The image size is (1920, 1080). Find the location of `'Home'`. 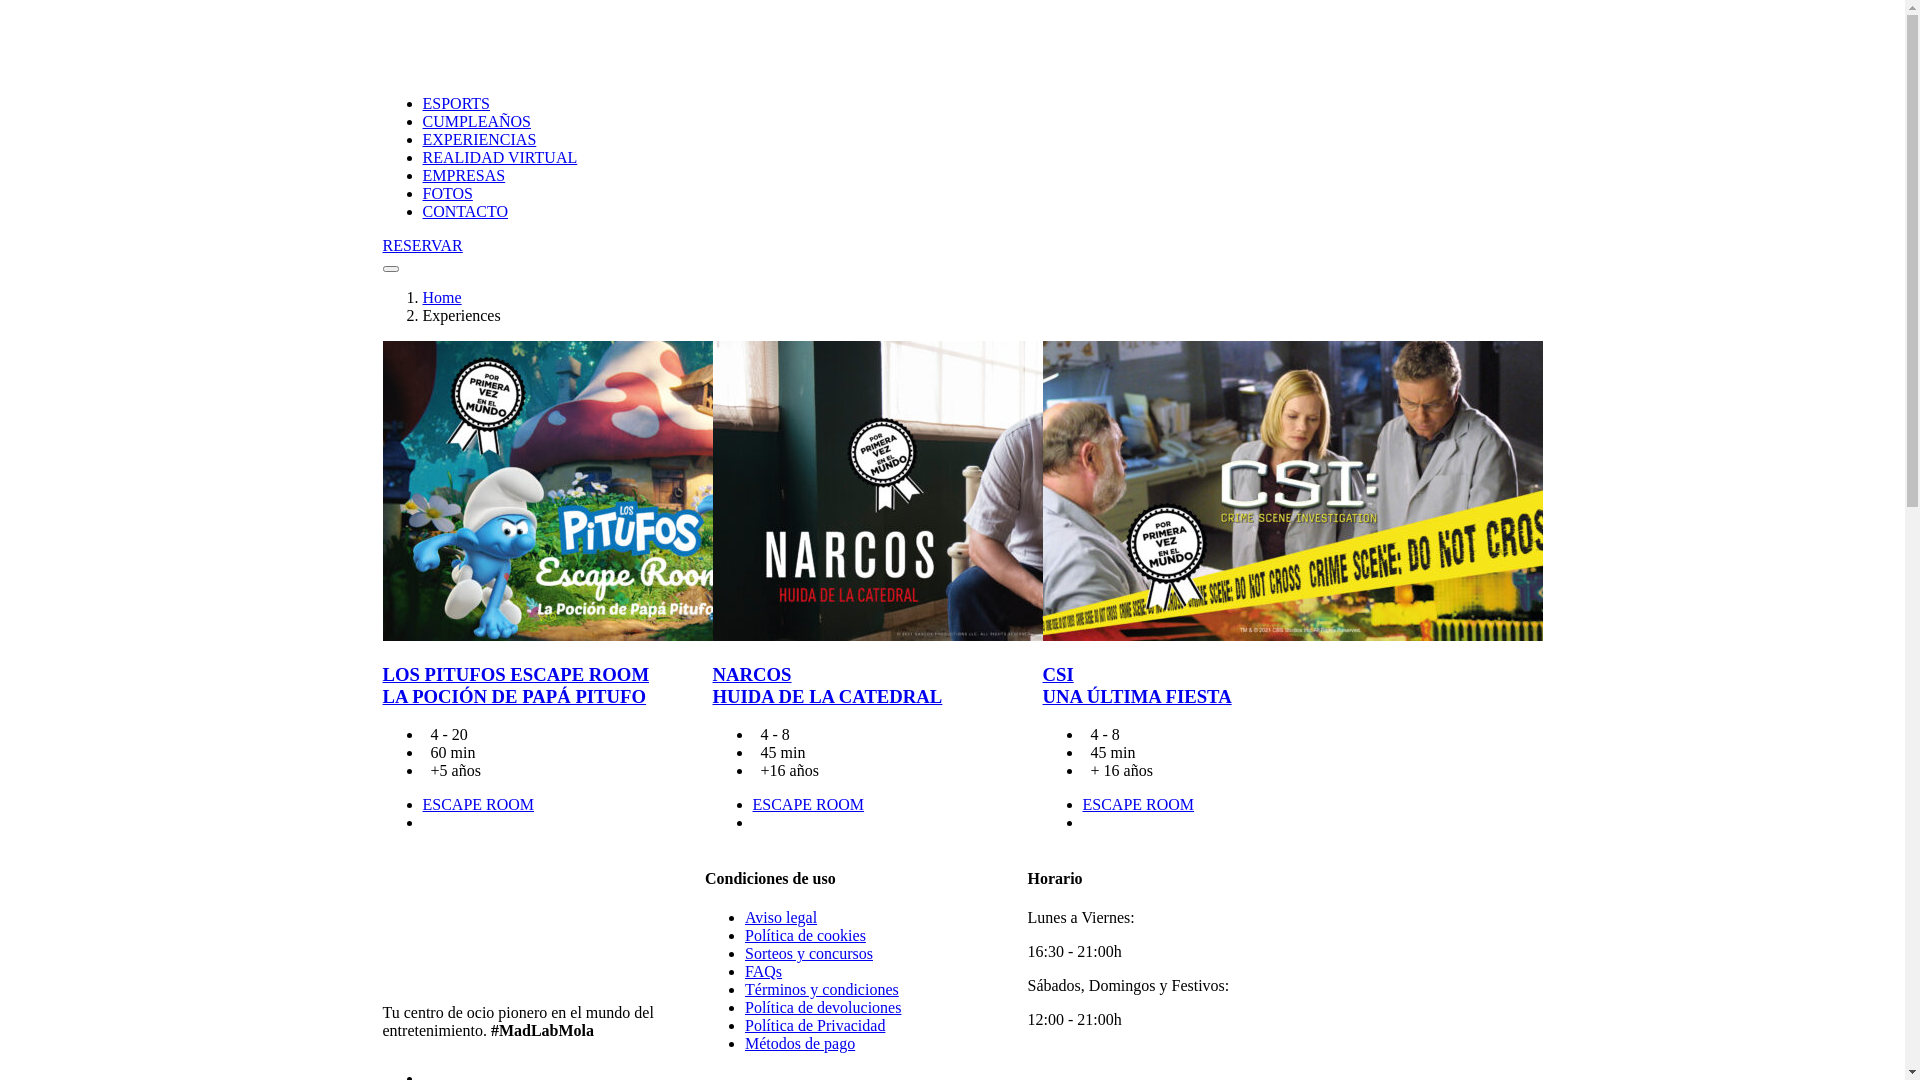

'Home' is located at coordinates (421, 297).